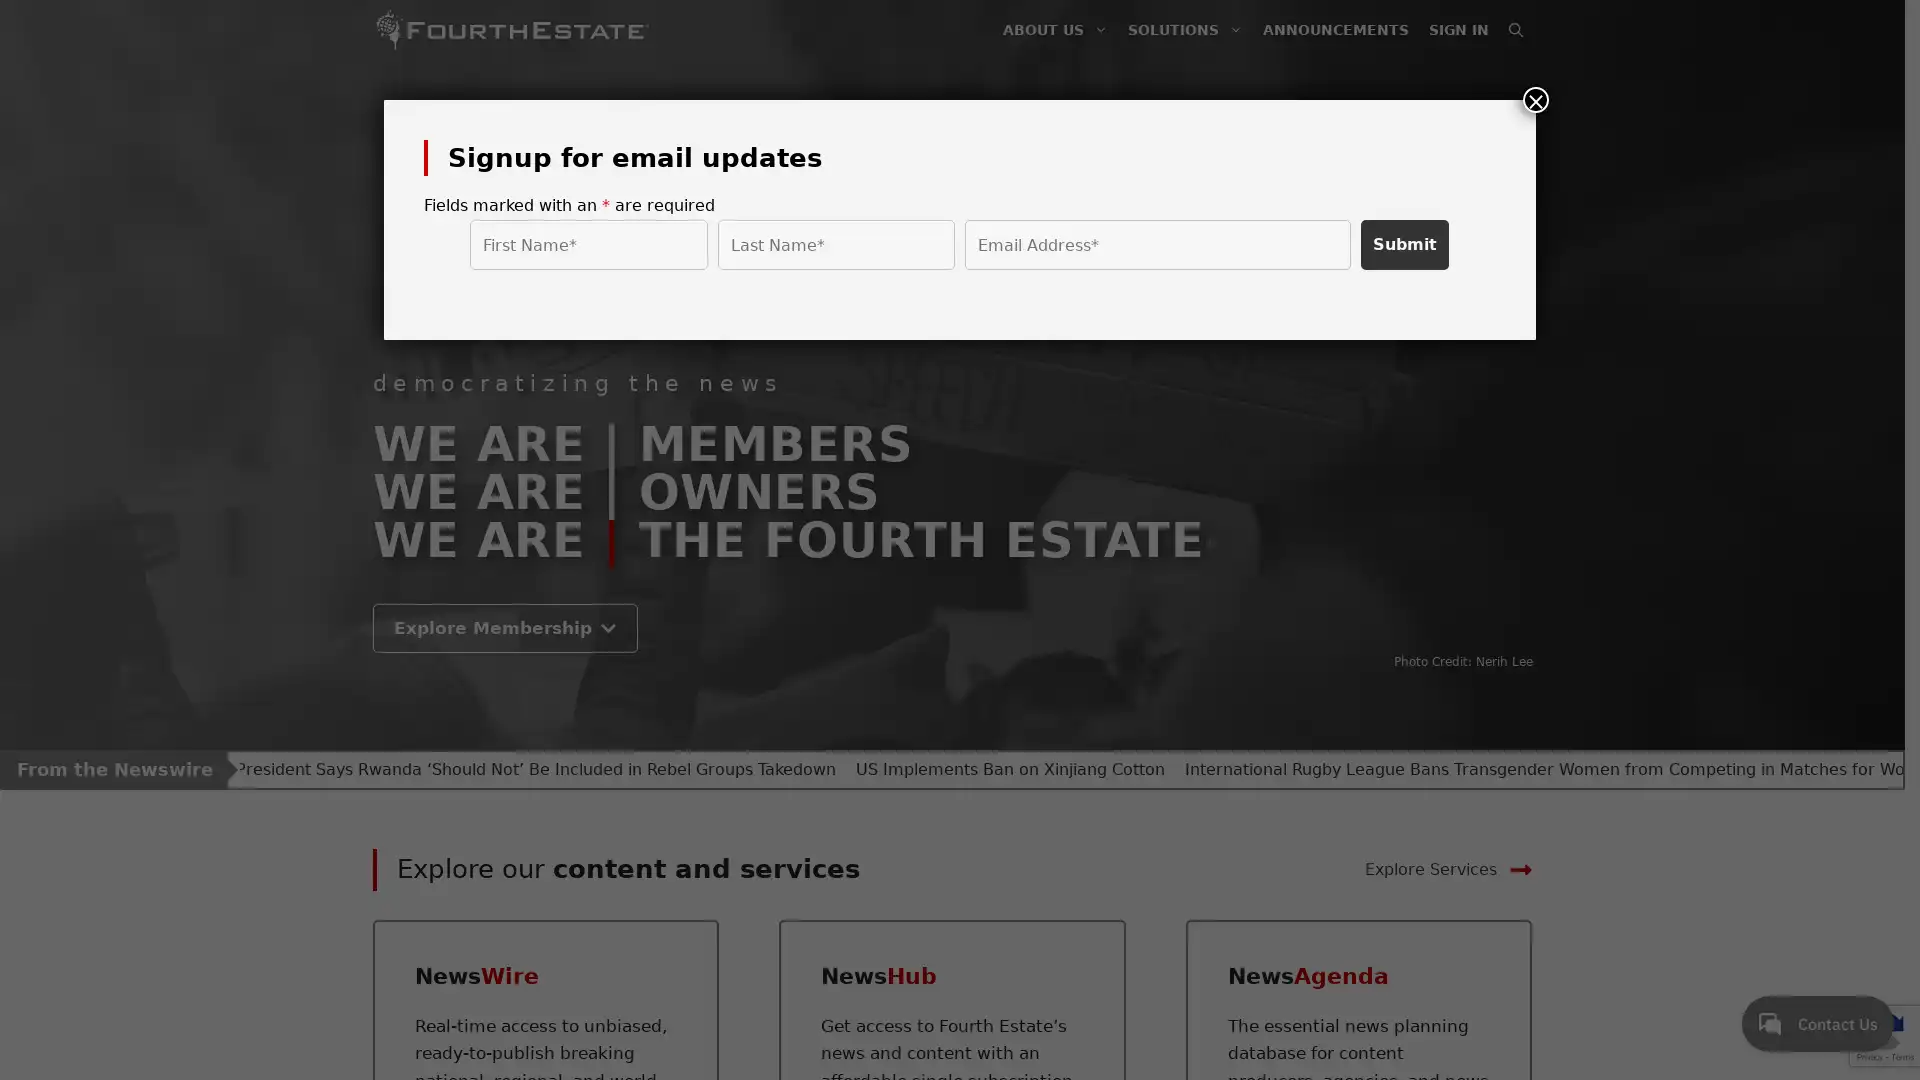 The height and width of the screenshot is (1080, 1920). I want to click on Submit, so click(1404, 244).